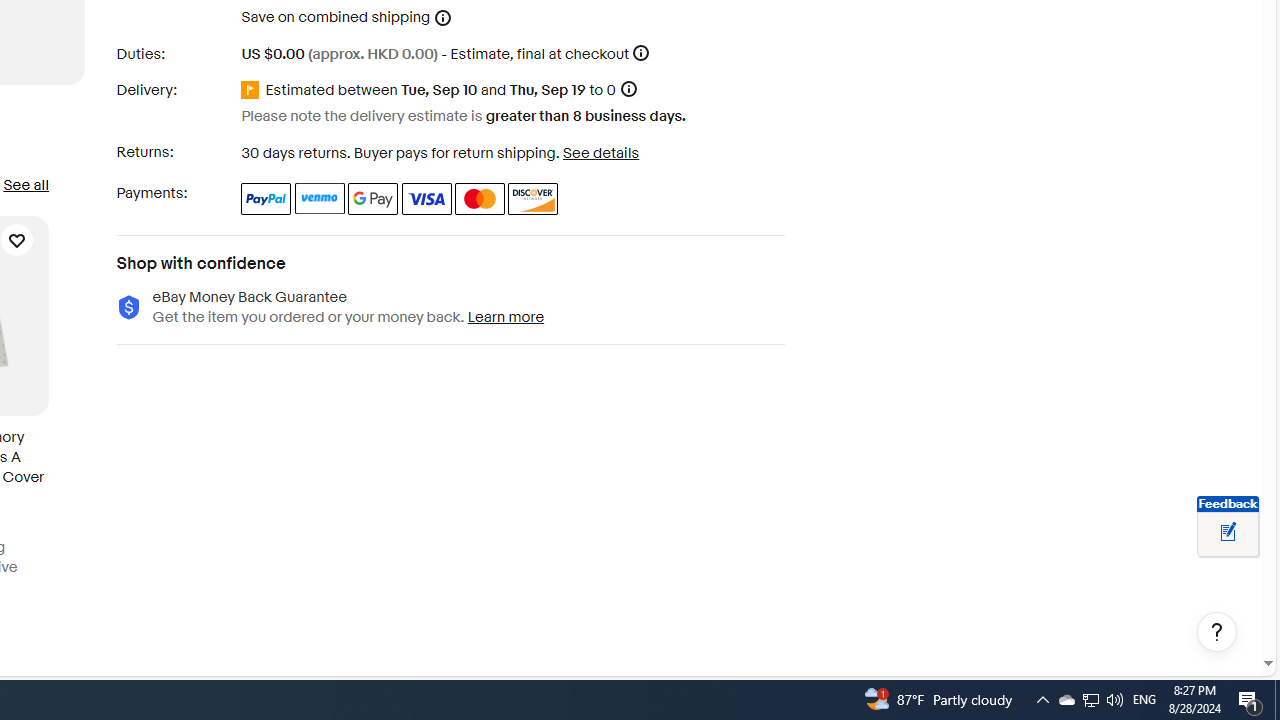 This screenshot has height=720, width=1280. Describe the element at coordinates (1227, 532) in the screenshot. I see `'Leave feedback about your eBay ViewItem experience'` at that location.